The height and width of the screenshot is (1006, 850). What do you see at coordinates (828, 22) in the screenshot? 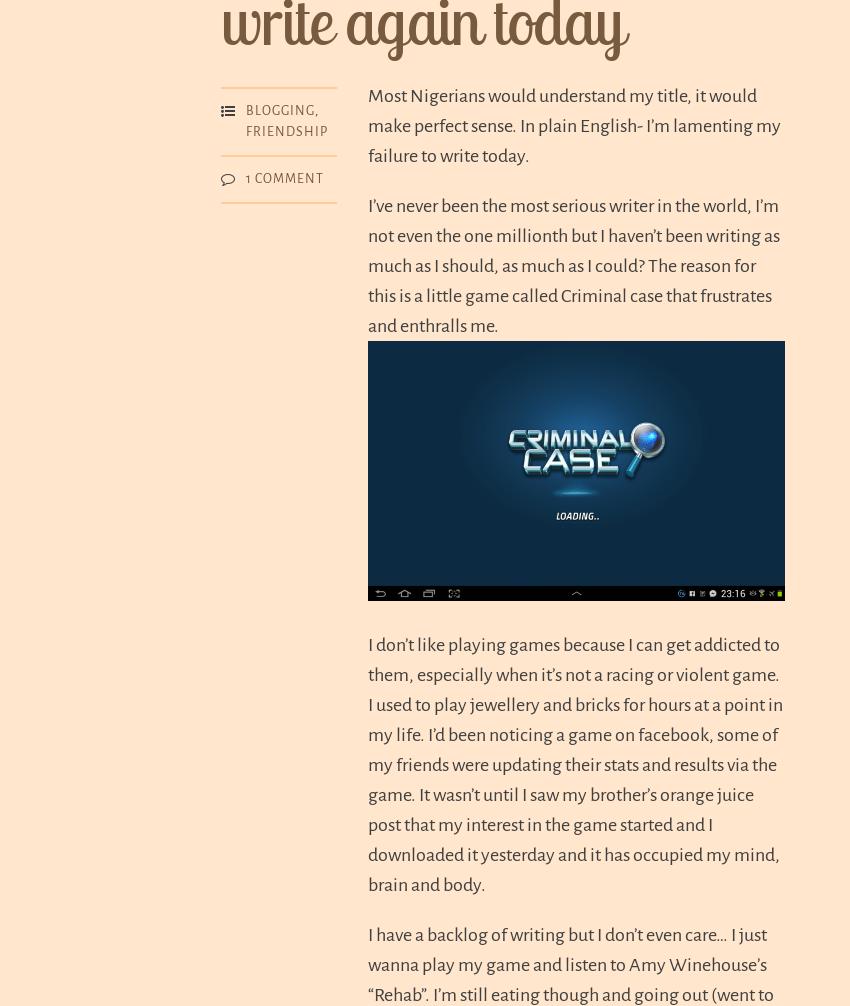
I see `'.'` at bounding box center [828, 22].